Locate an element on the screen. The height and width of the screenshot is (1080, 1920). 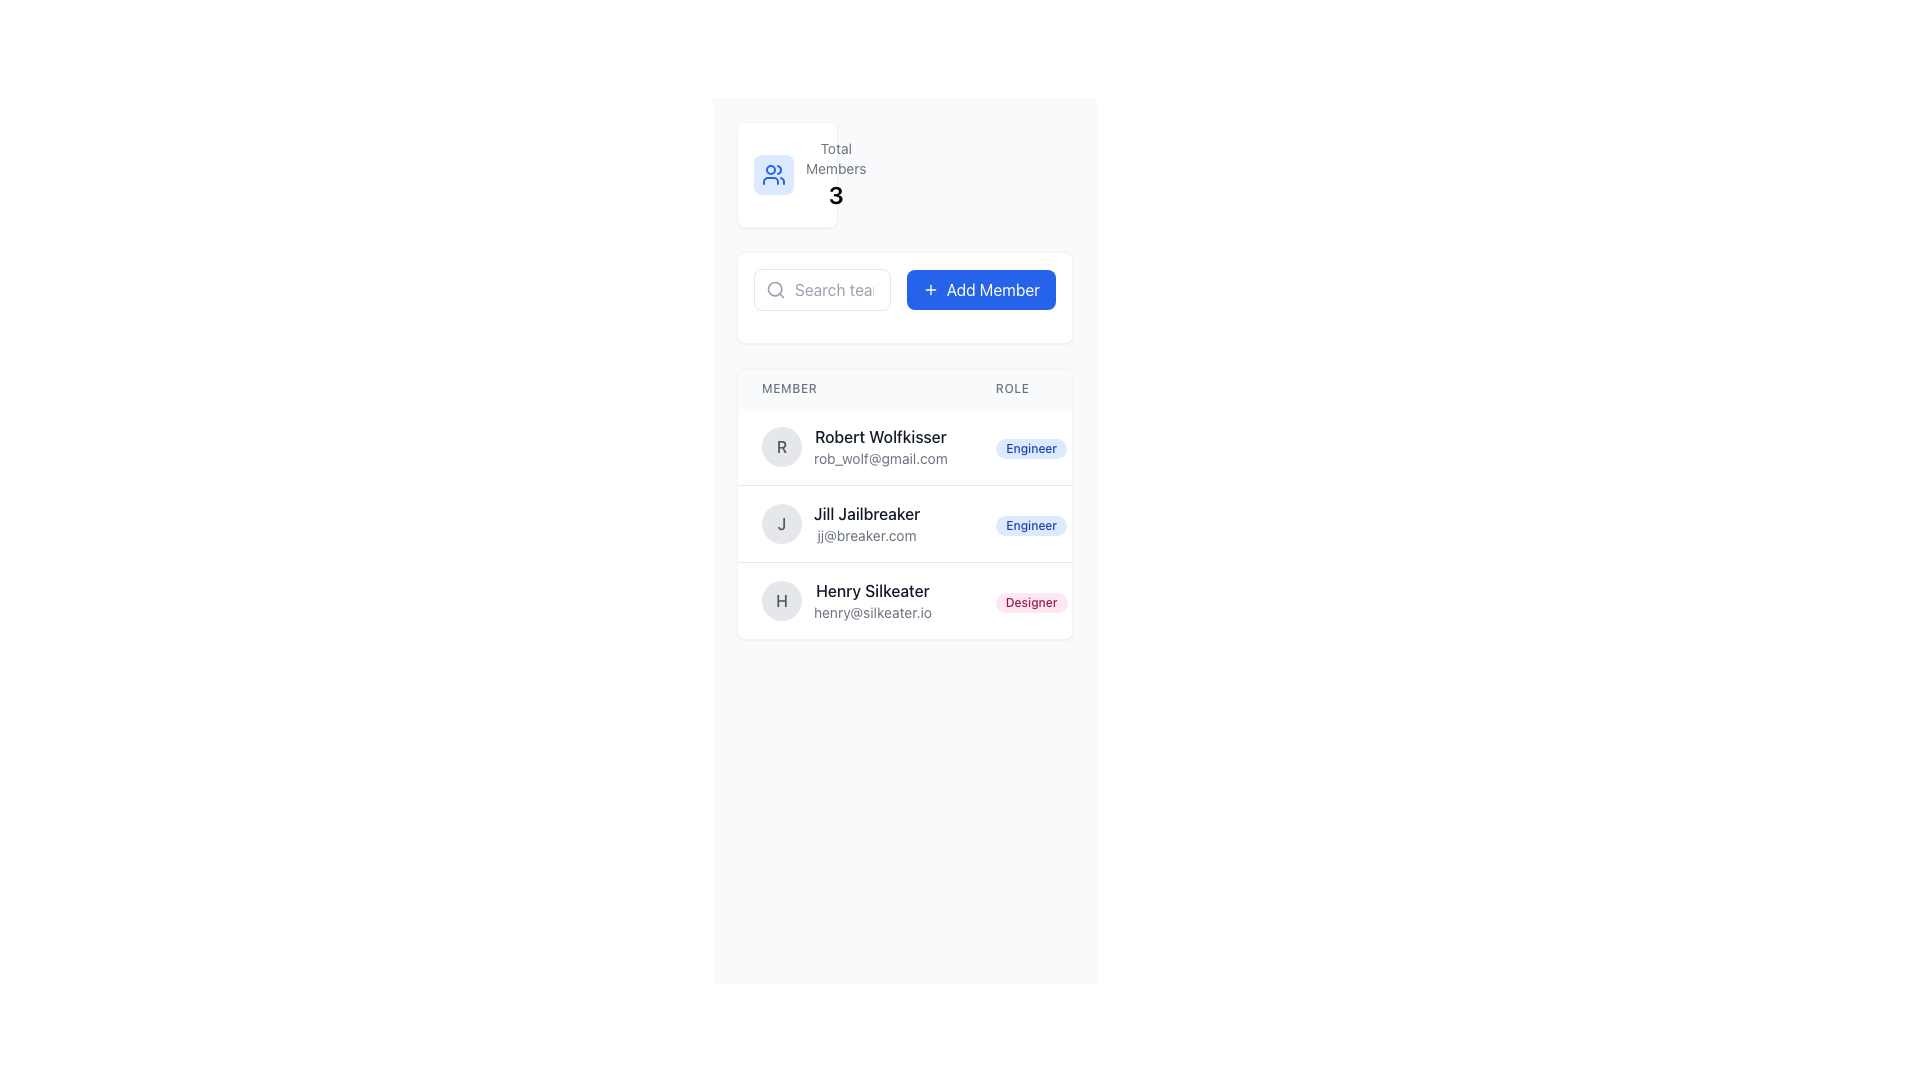
the button located to the right of the search bar, which allows adding a new member to the list is located at coordinates (904, 297).